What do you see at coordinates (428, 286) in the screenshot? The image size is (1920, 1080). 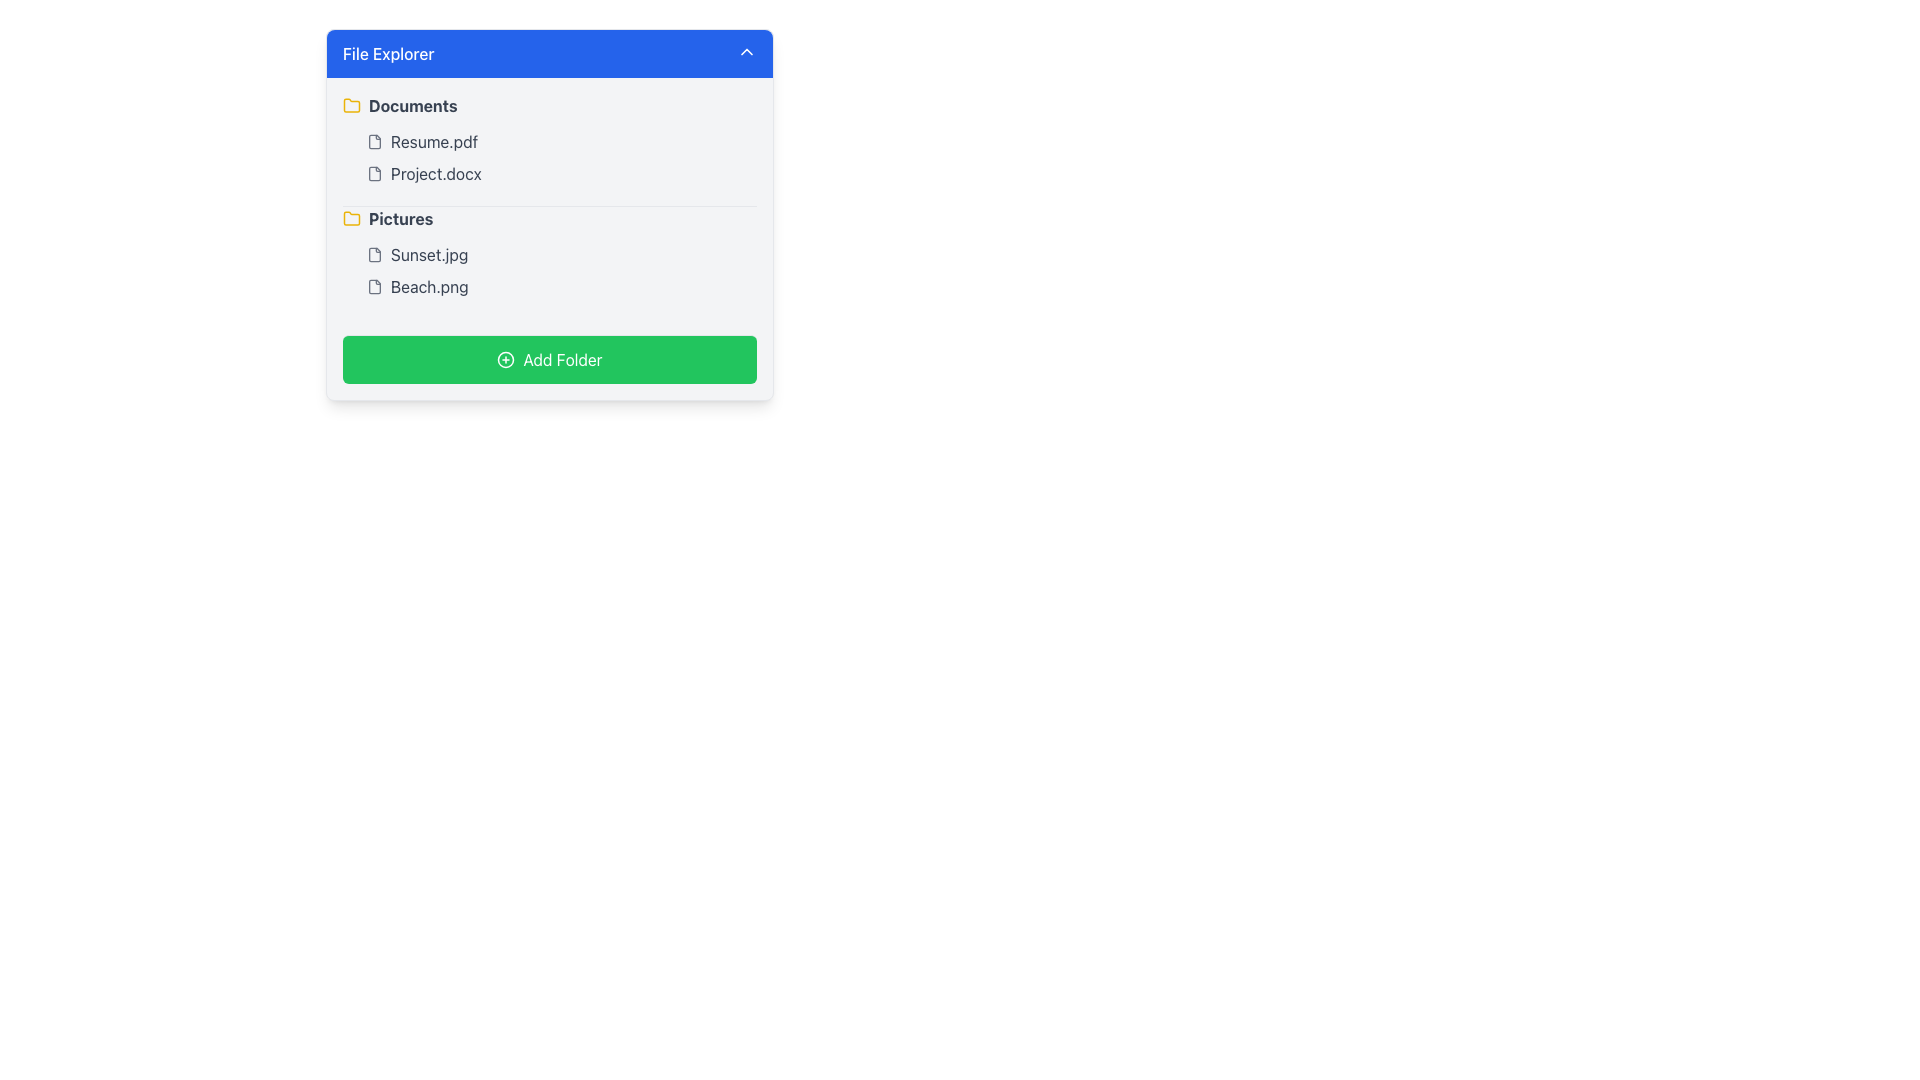 I see `the static text label that denotes the name of a file in the file list interface, specifically the second file listed in the 'Pictures' folder, located below 'Sunset.jpg'` at bounding box center [428, 286].